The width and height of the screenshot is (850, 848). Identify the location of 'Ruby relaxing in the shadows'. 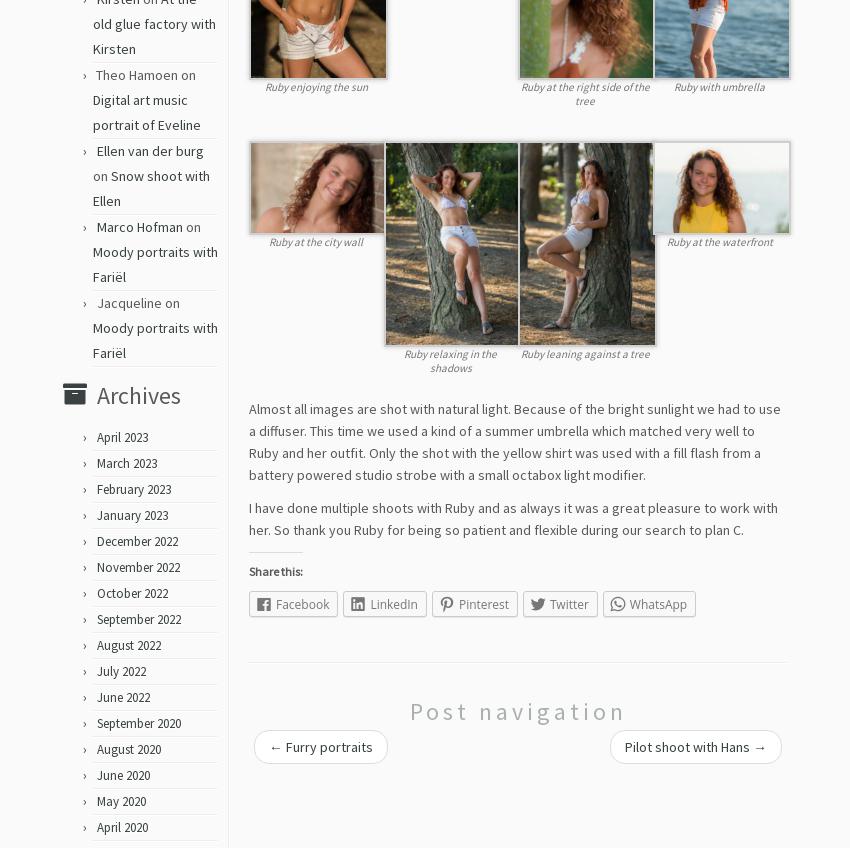
(449, 366).